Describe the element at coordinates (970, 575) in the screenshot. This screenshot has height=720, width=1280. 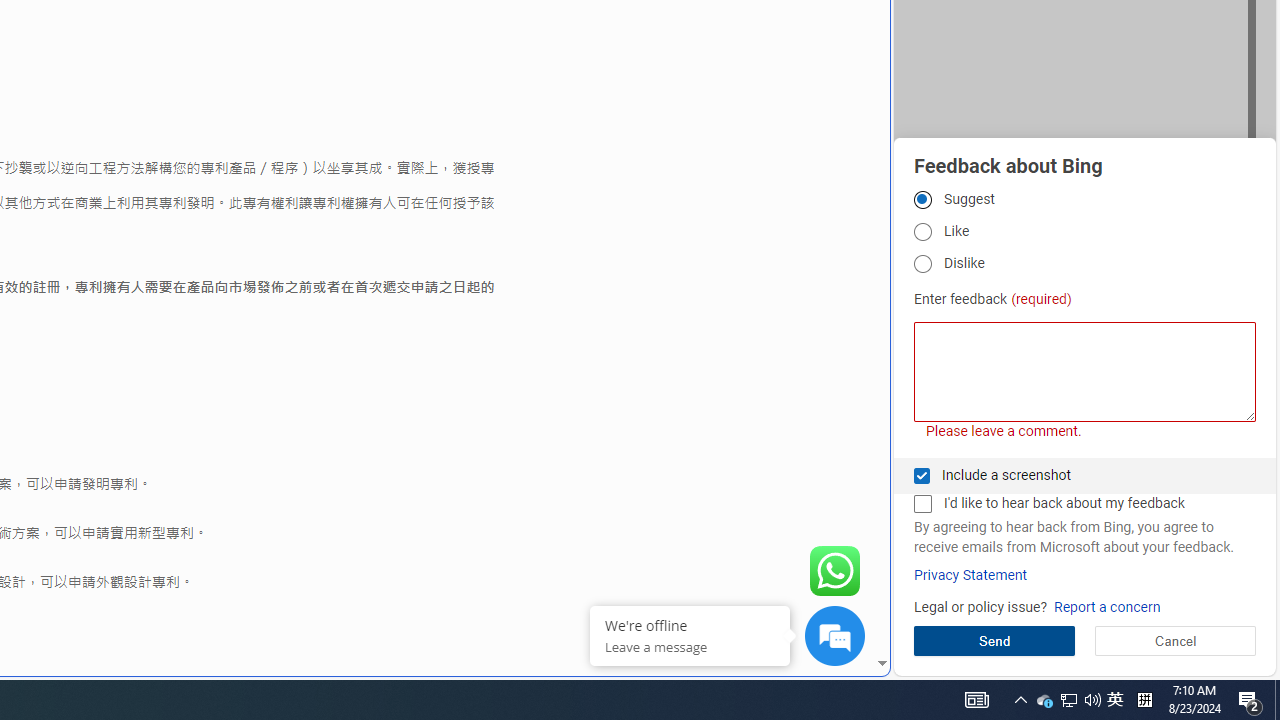
I see `'Privacy Statement'` at that location.